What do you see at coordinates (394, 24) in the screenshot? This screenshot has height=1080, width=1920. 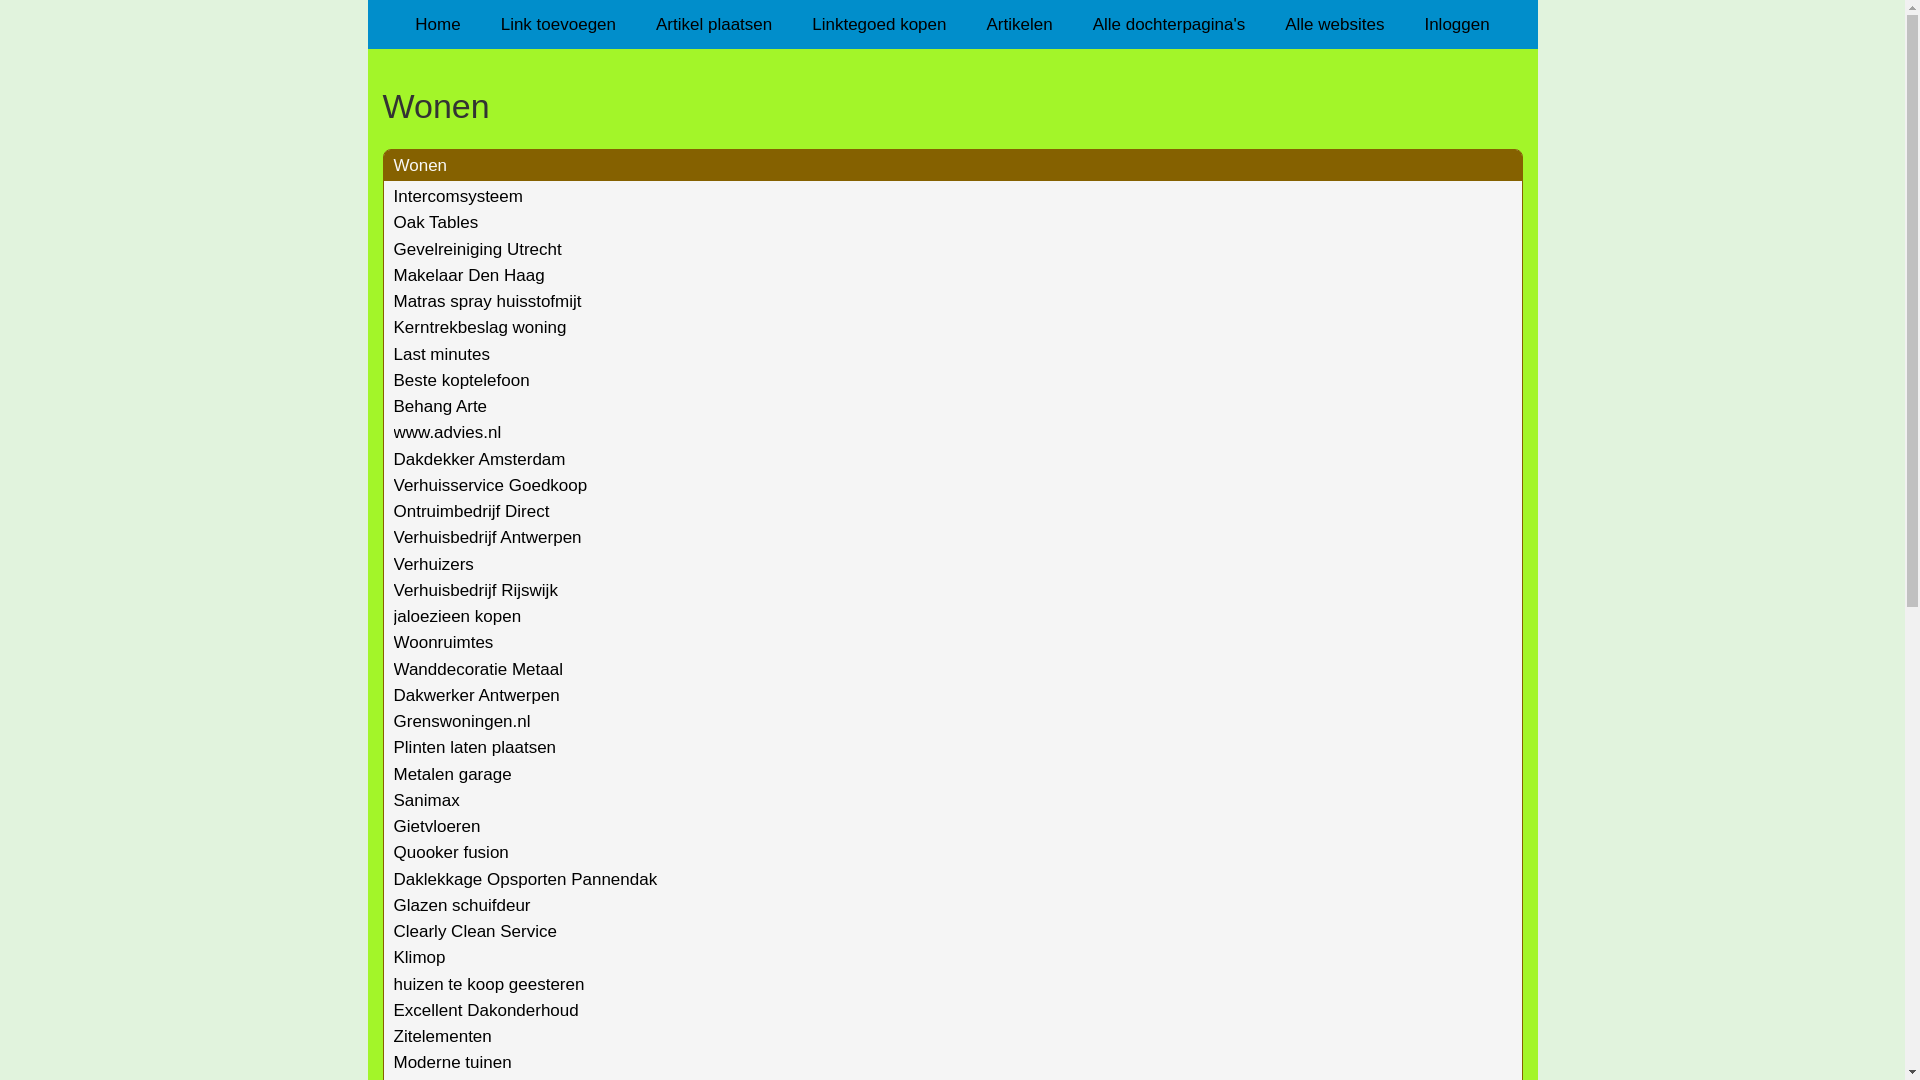 I see `'Home'` at bounding box center [394, 24].